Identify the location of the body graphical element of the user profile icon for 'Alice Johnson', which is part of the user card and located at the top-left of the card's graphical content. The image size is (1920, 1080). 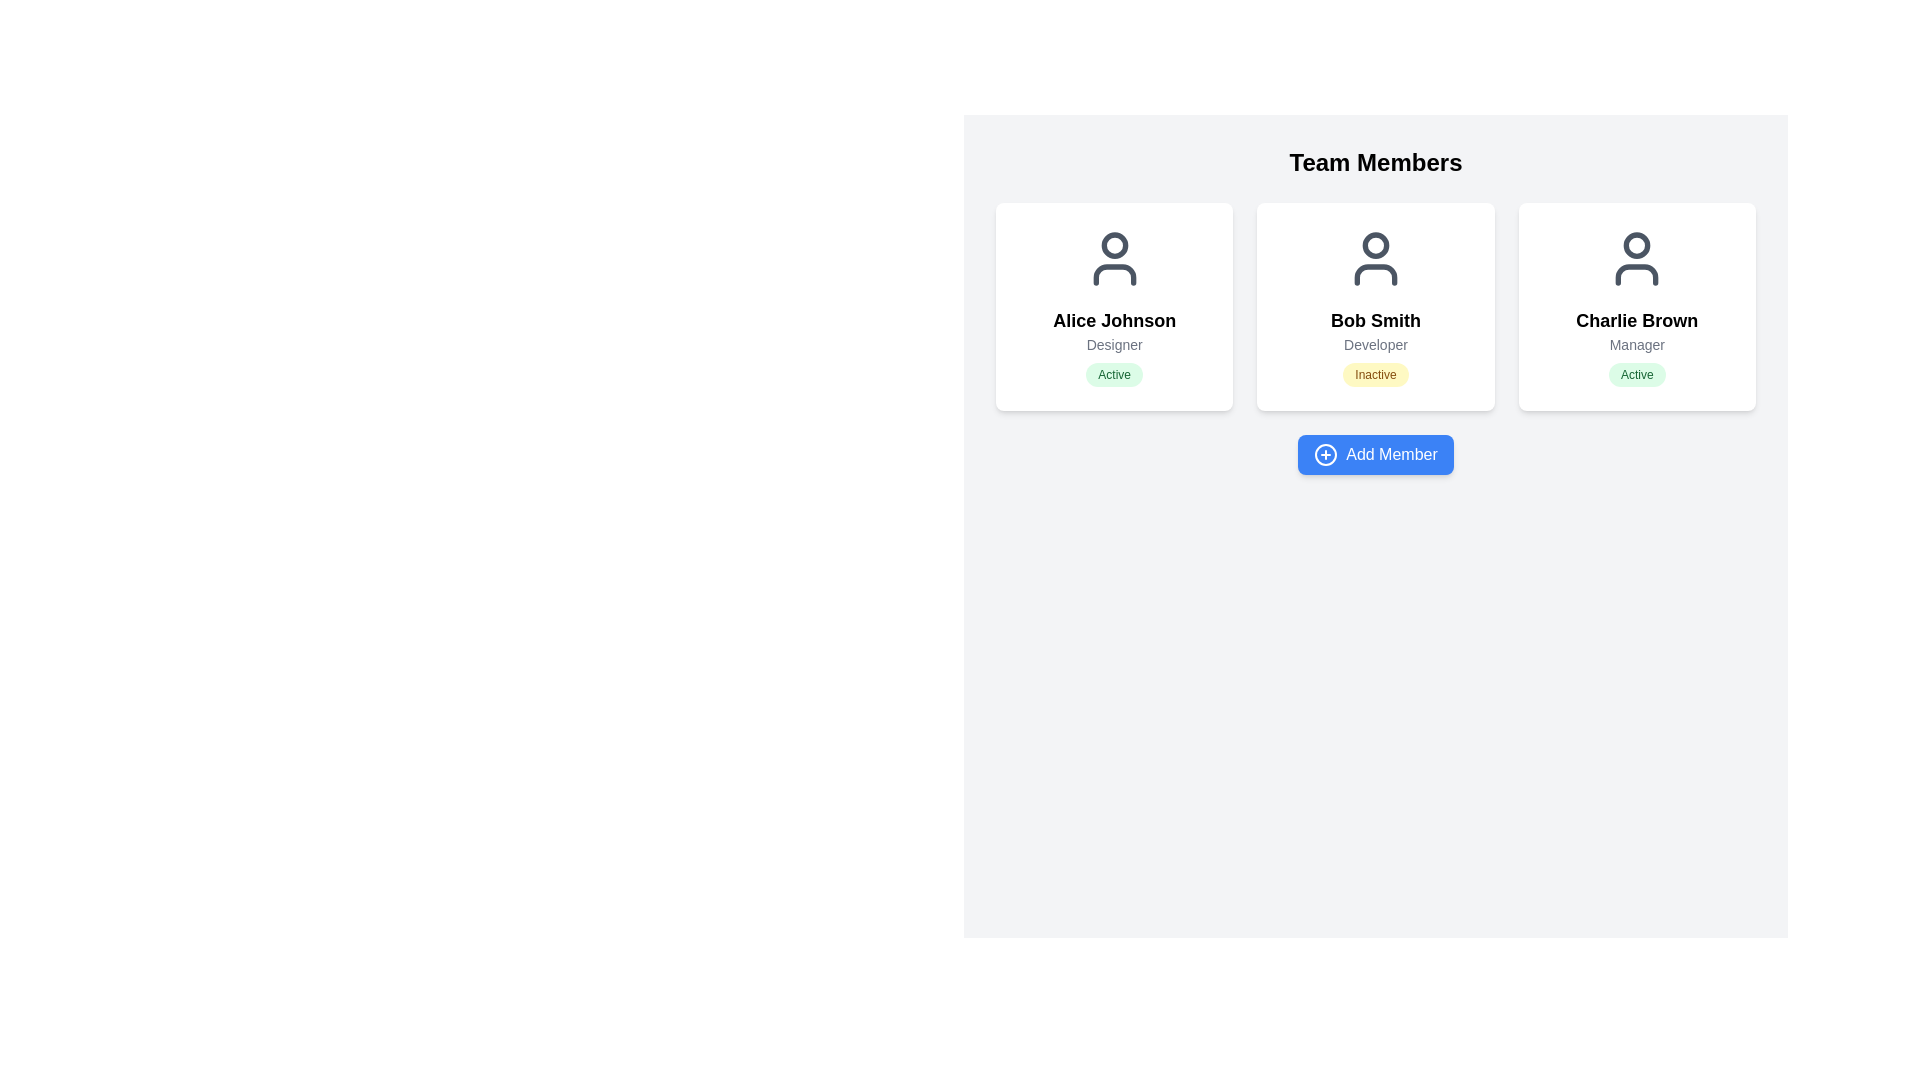
(1113, 274).